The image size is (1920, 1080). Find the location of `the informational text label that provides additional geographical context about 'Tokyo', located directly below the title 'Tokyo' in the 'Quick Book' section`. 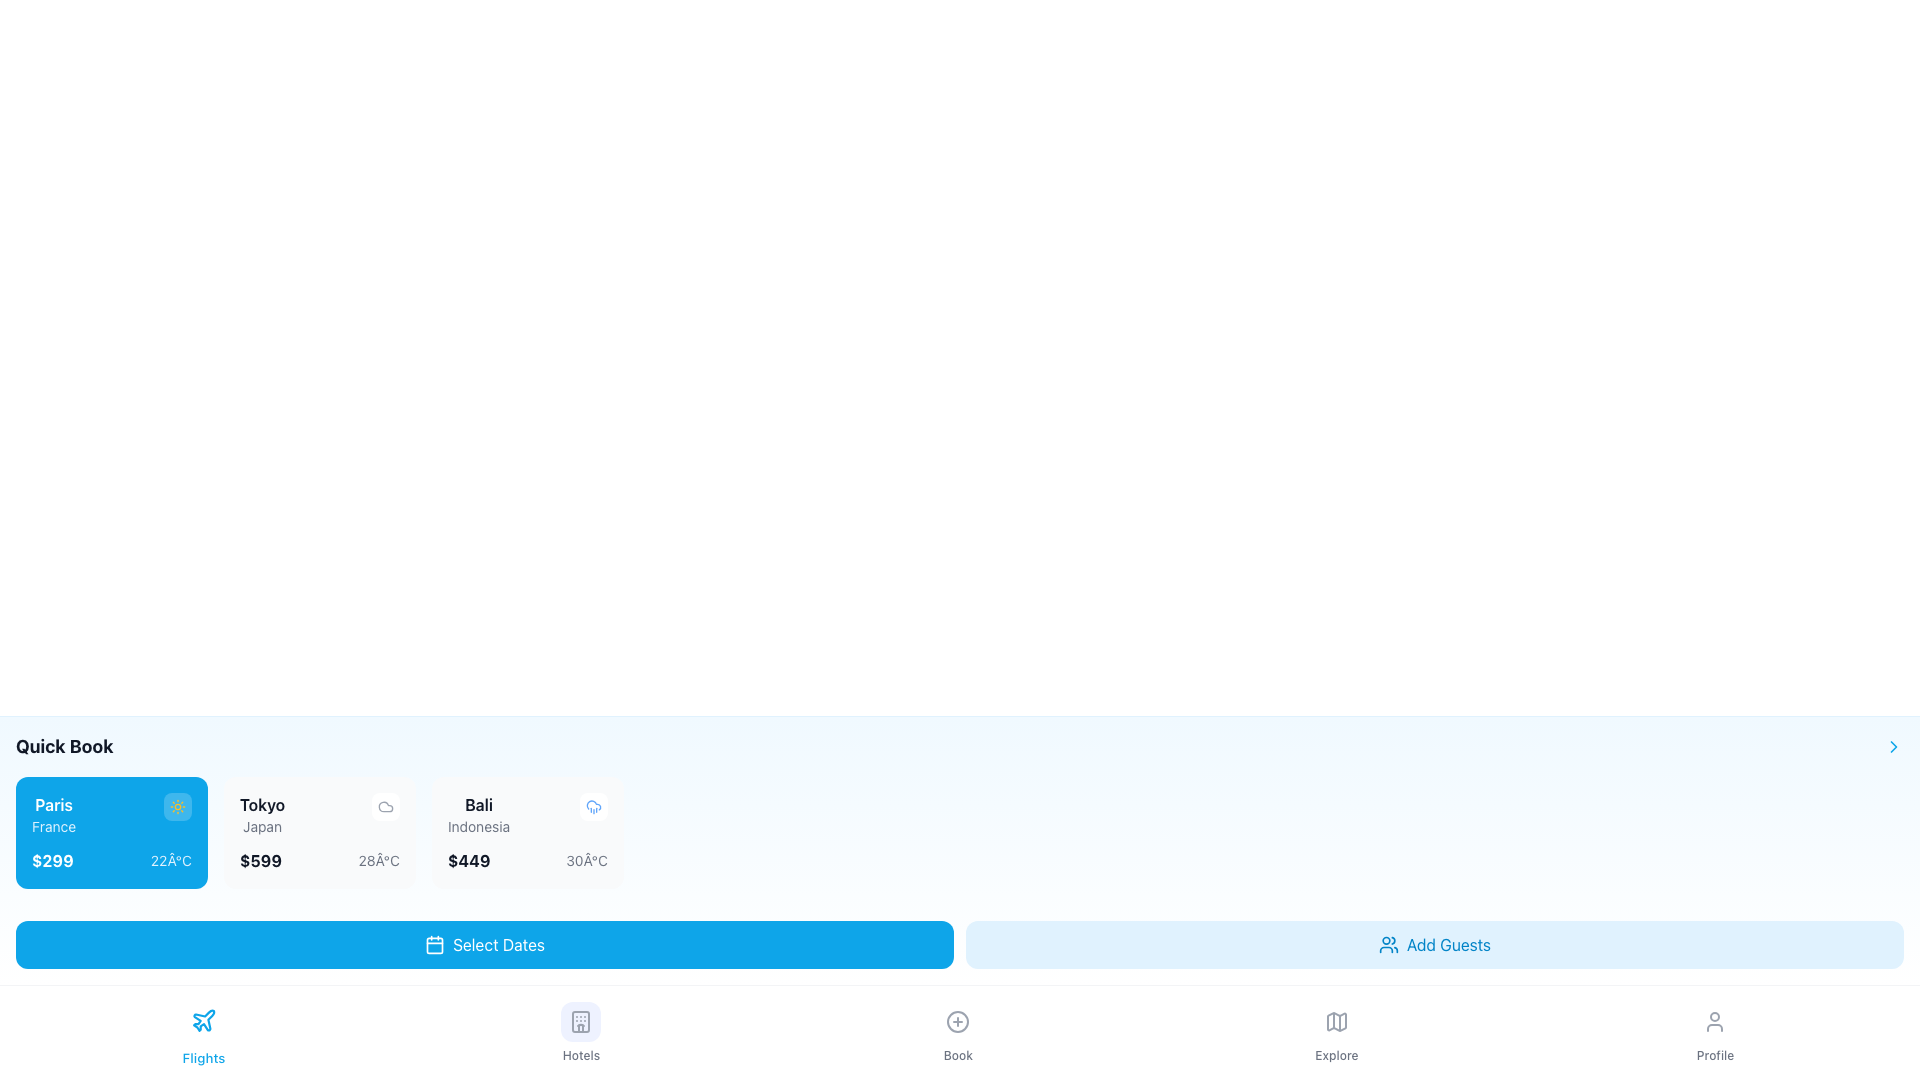

the informational text label that provides additional geographical context about 'Tokyo', located directly below the title 'Tokyo' in the 'Quick Book' section is located at coordinates (261, 826).